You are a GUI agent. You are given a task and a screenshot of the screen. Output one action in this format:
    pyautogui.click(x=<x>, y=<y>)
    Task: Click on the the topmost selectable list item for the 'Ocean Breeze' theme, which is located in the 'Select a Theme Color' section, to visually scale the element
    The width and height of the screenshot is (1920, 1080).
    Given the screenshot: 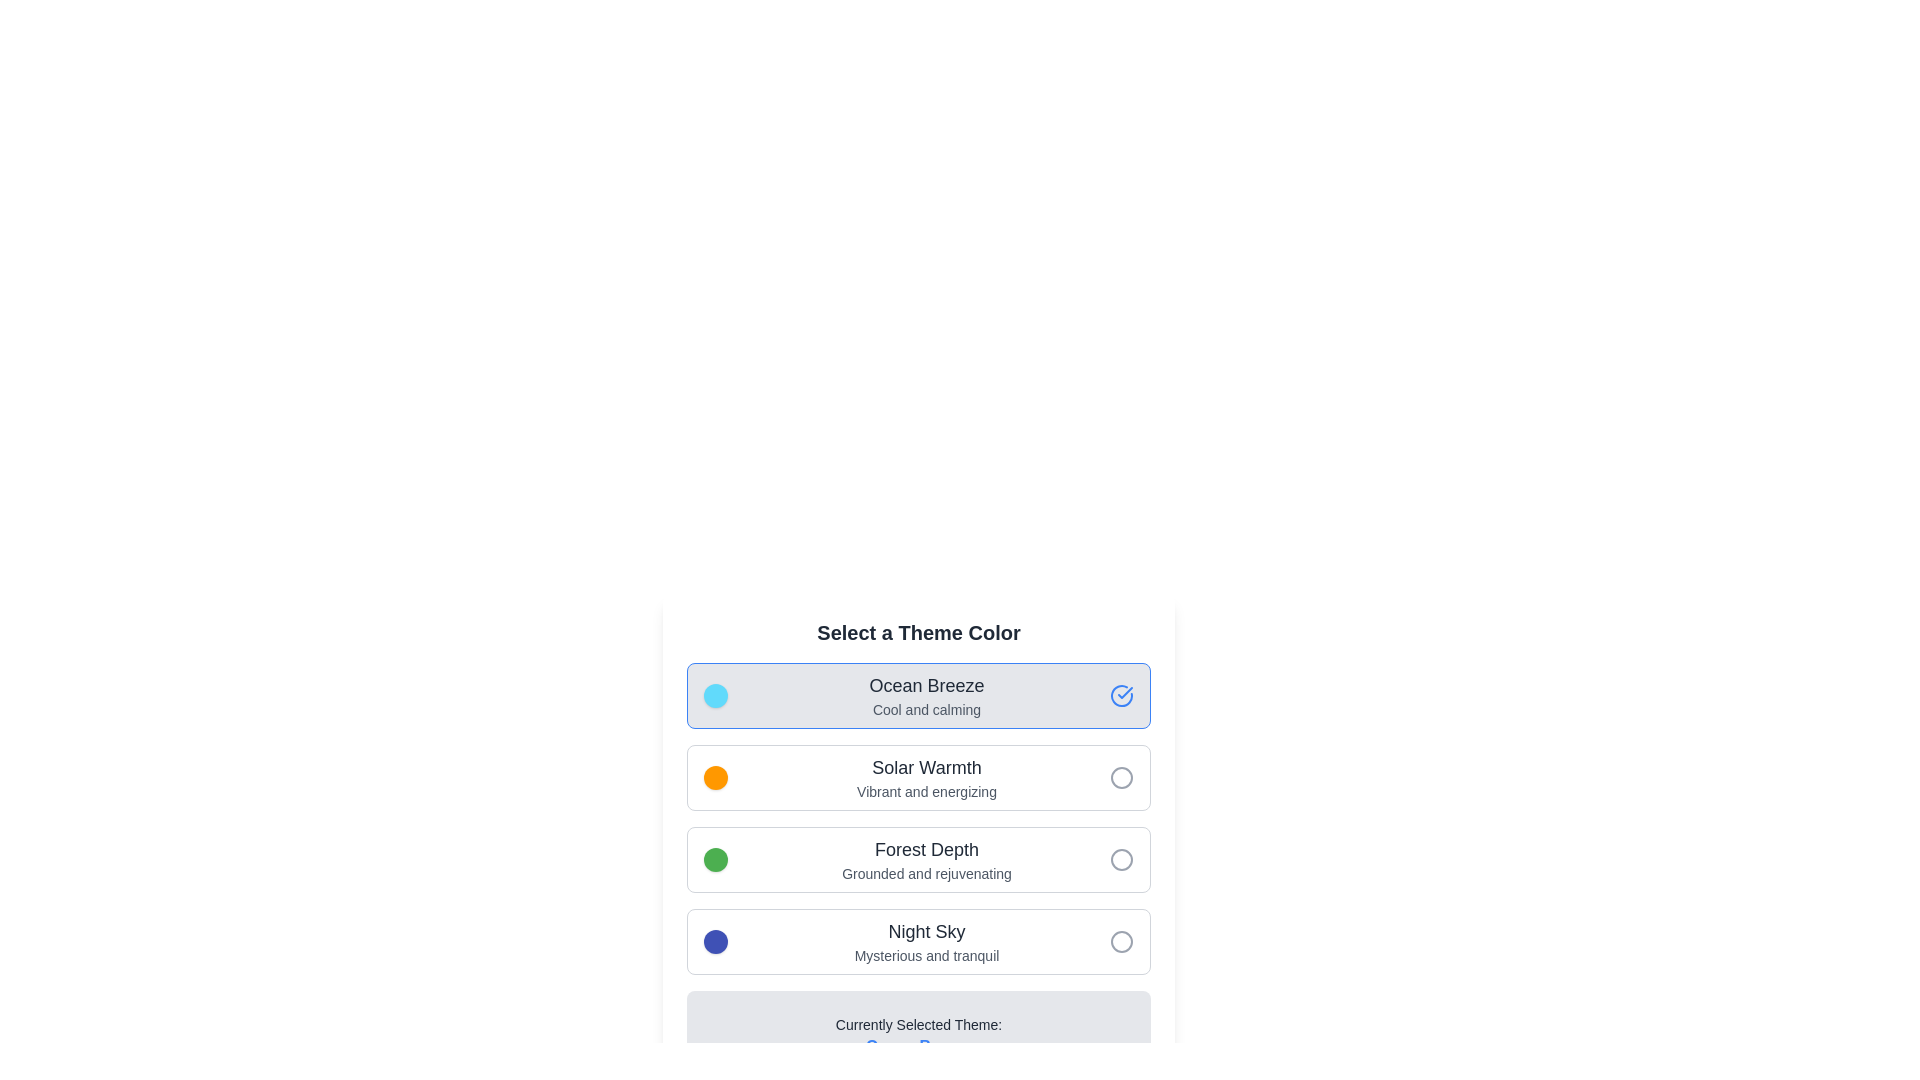 What is the action you would take?
    pyautogui.click(x=917, y=694)
    